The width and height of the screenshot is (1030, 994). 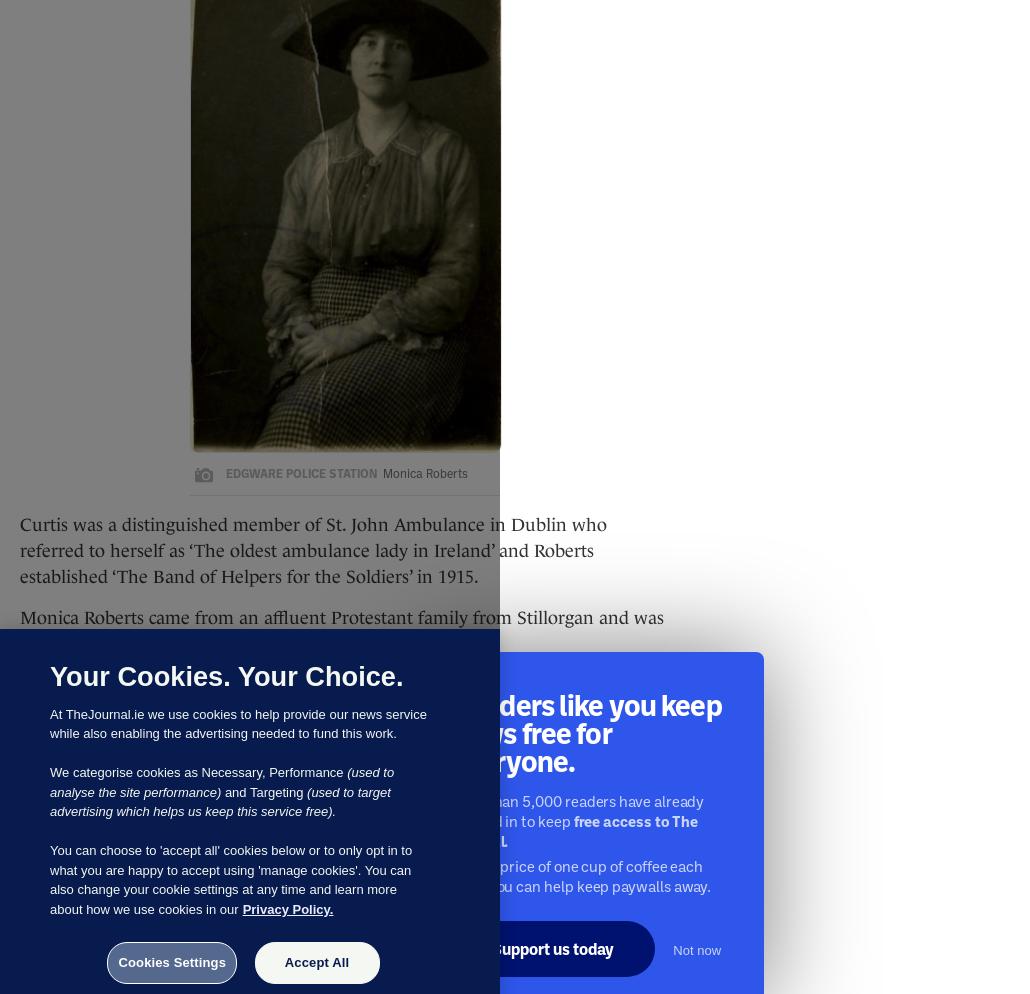 What do you see at coordinates (340, 628) in the screenshot?
I see `'Monica Roberts came from an affluent Protestant family from Stillorgan and was 24 when the war broke out in August 1914.'` at bounding box center [340, 628].